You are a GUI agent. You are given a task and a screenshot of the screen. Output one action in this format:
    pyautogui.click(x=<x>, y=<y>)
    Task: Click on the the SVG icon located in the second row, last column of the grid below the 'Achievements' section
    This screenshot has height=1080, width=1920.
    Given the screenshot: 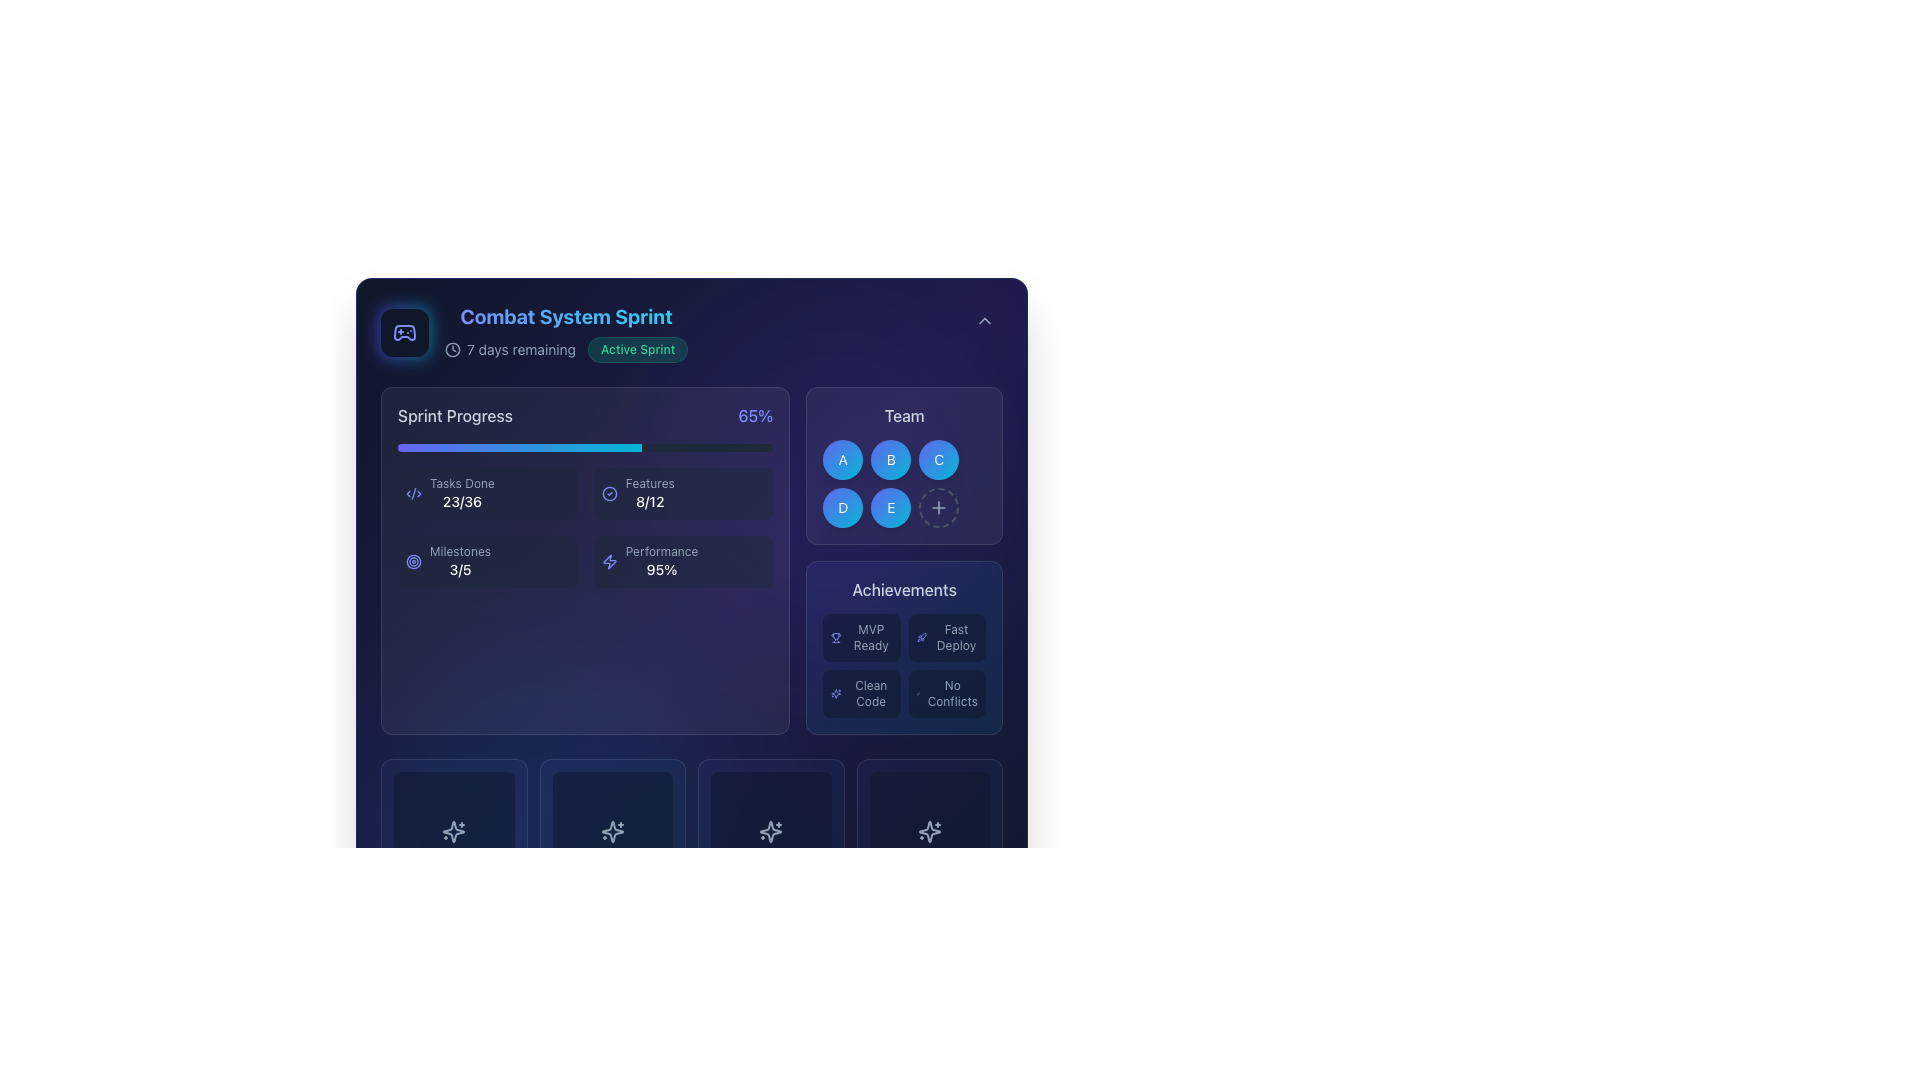 What is the action you would take?
    pyautogui.click(x=928, y=832)
    